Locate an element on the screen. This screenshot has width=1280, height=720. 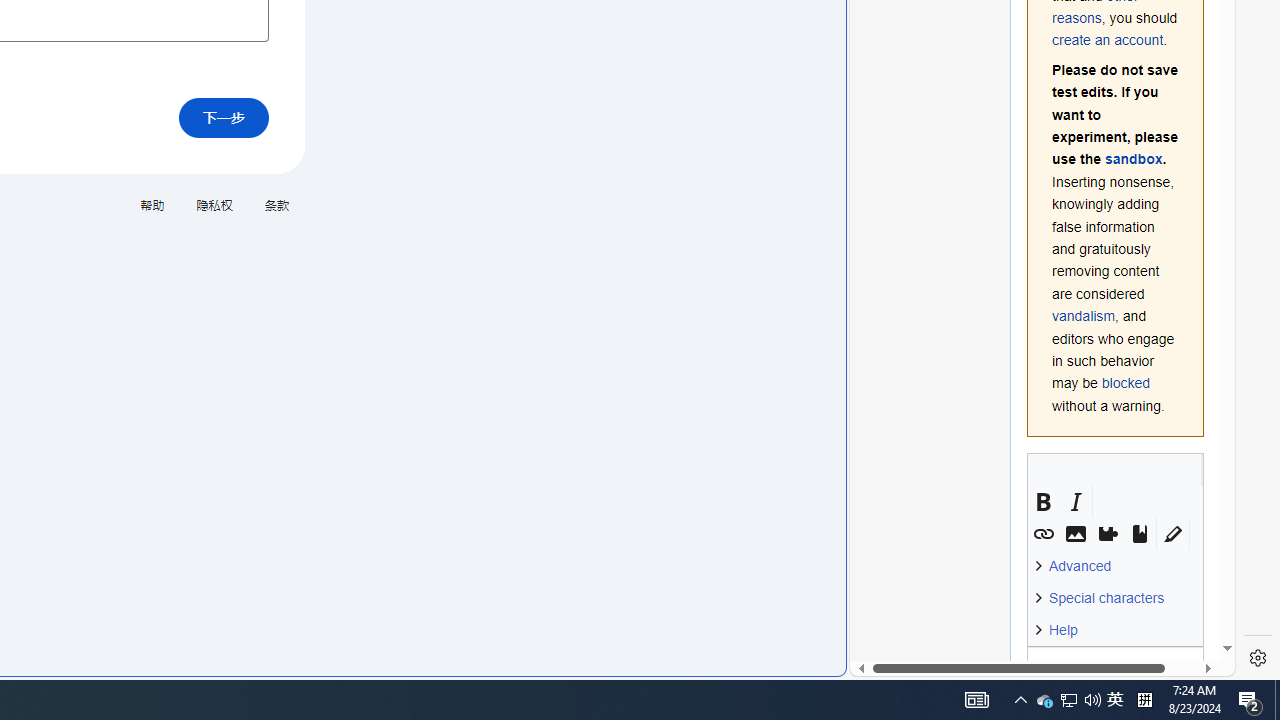
'Images and media' is located at coordinates (1074, 533).